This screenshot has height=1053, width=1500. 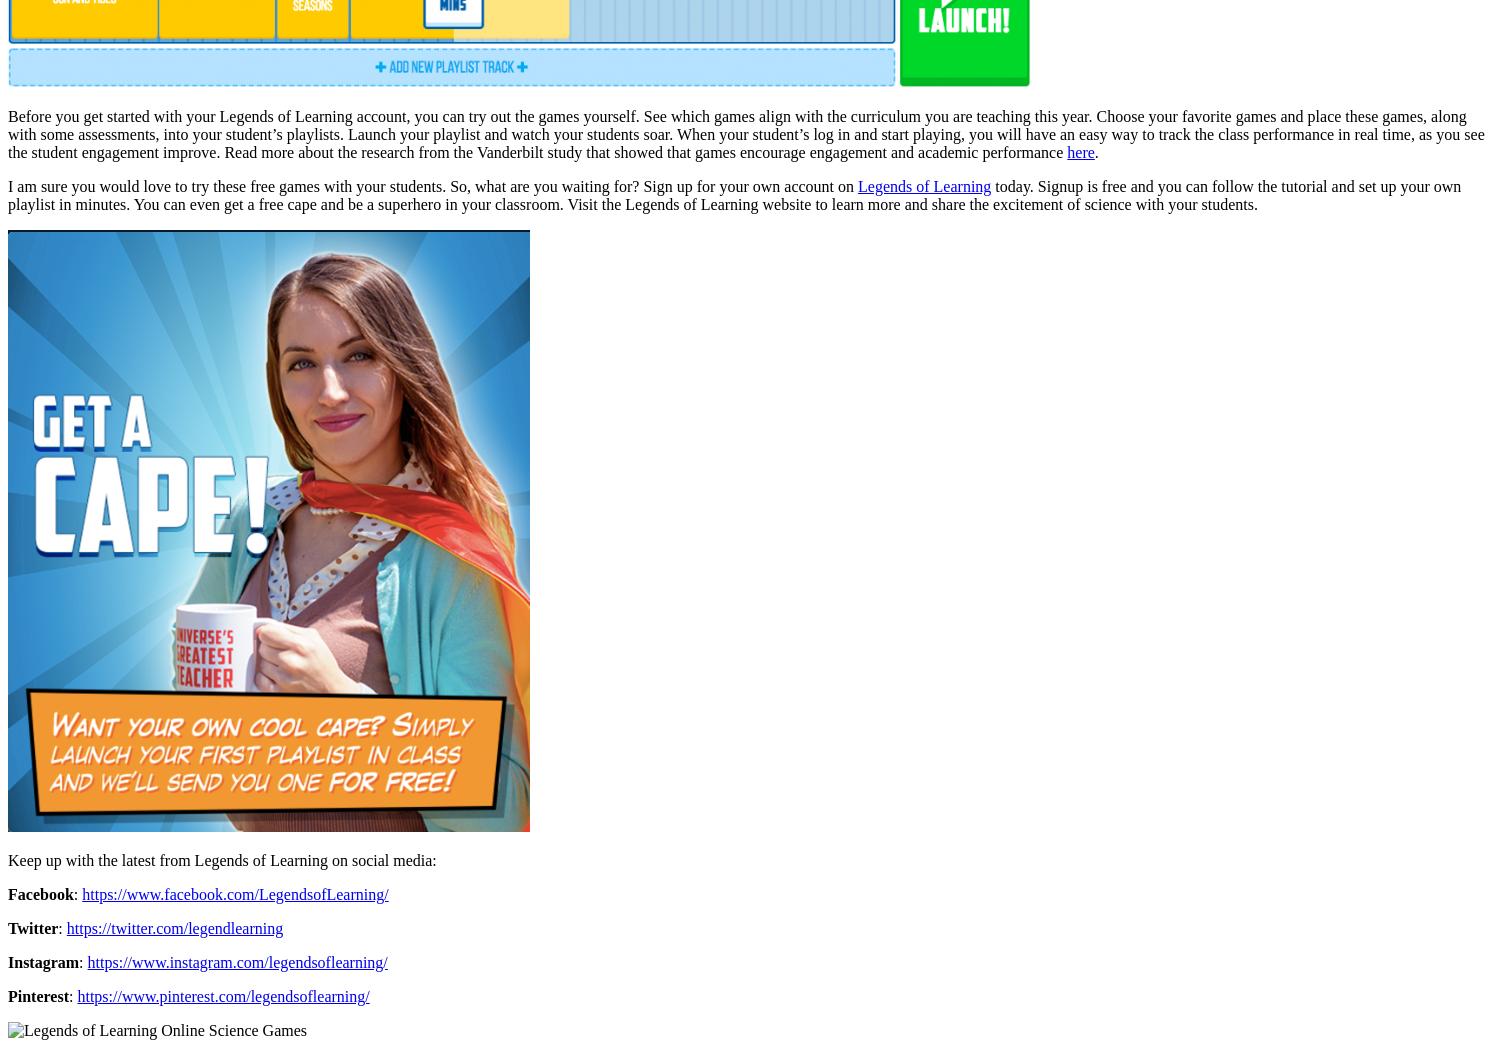 What do you see at coordinates (33, 926) in the screenshot?
I see `'Twitter'` at bounding box center [33, 926].